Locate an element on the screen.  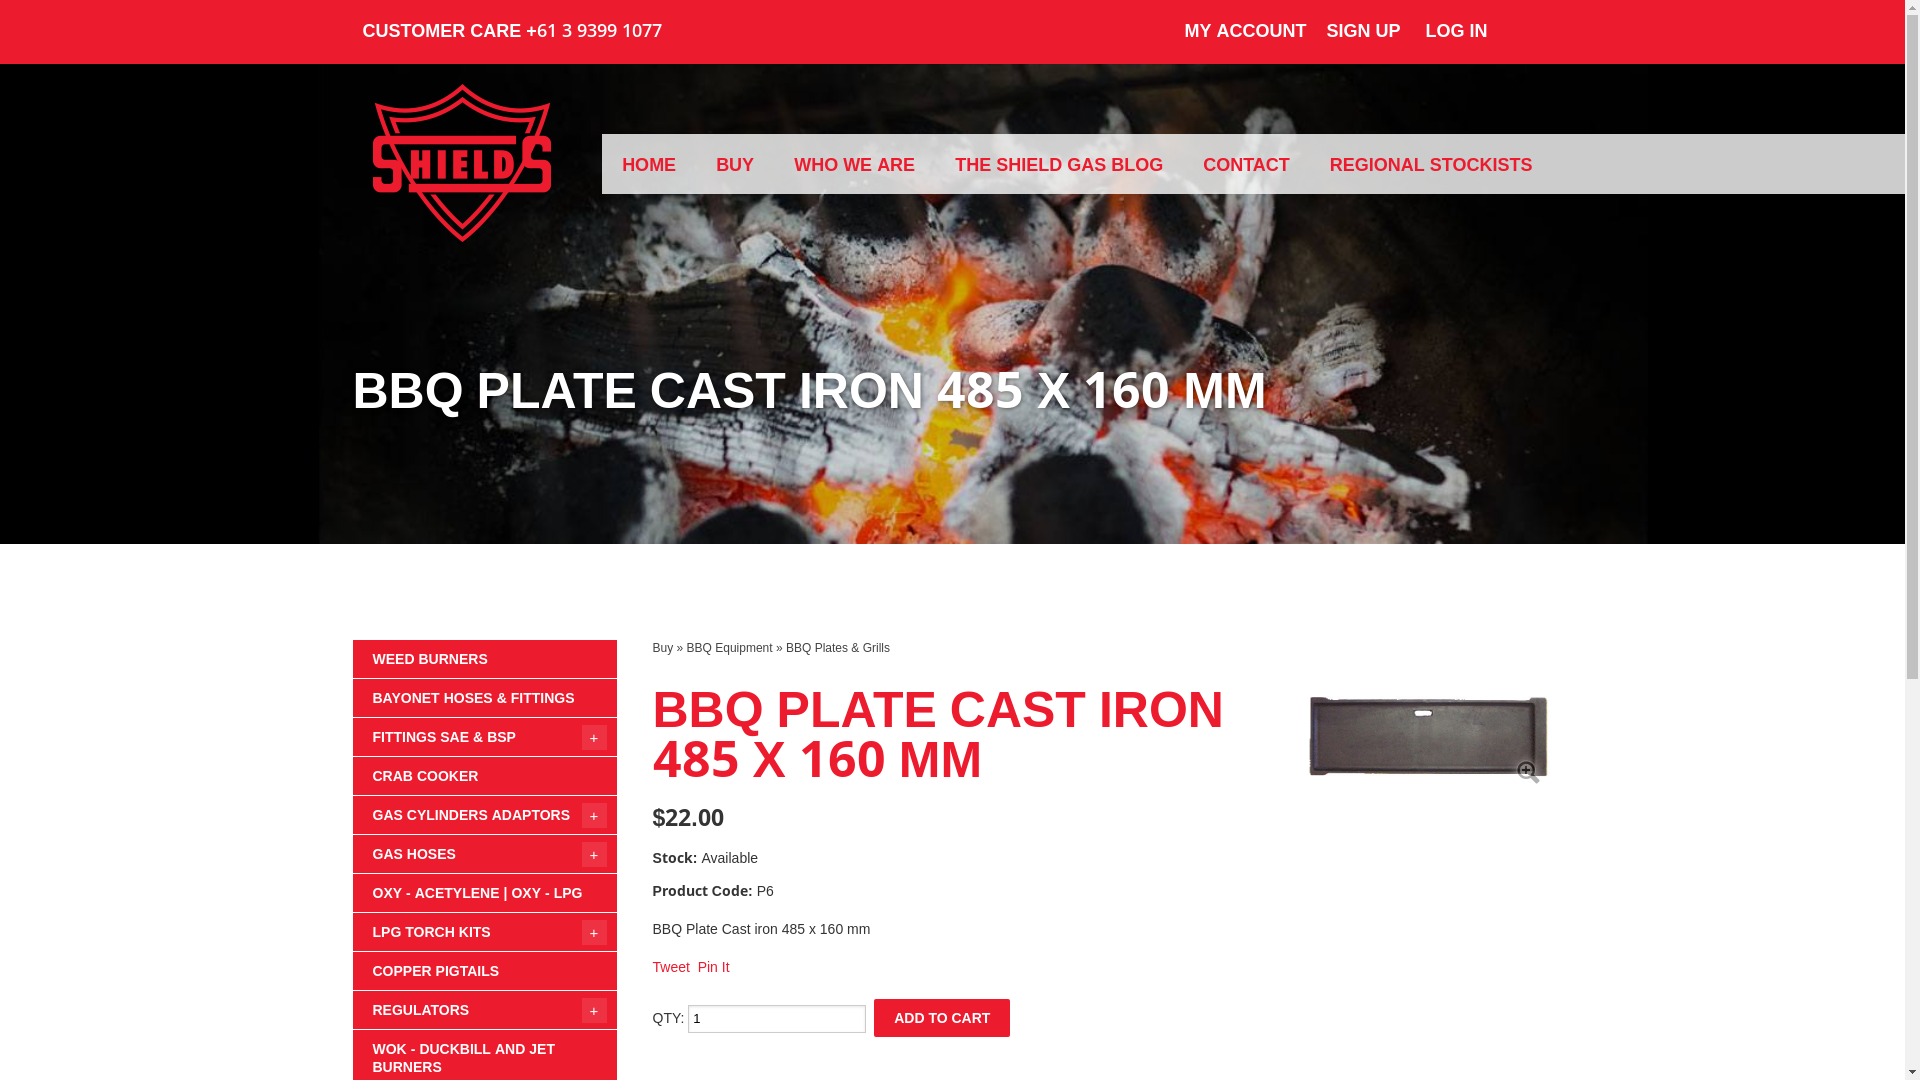
'SIGN UP' is located at coordinates (1374, 30).